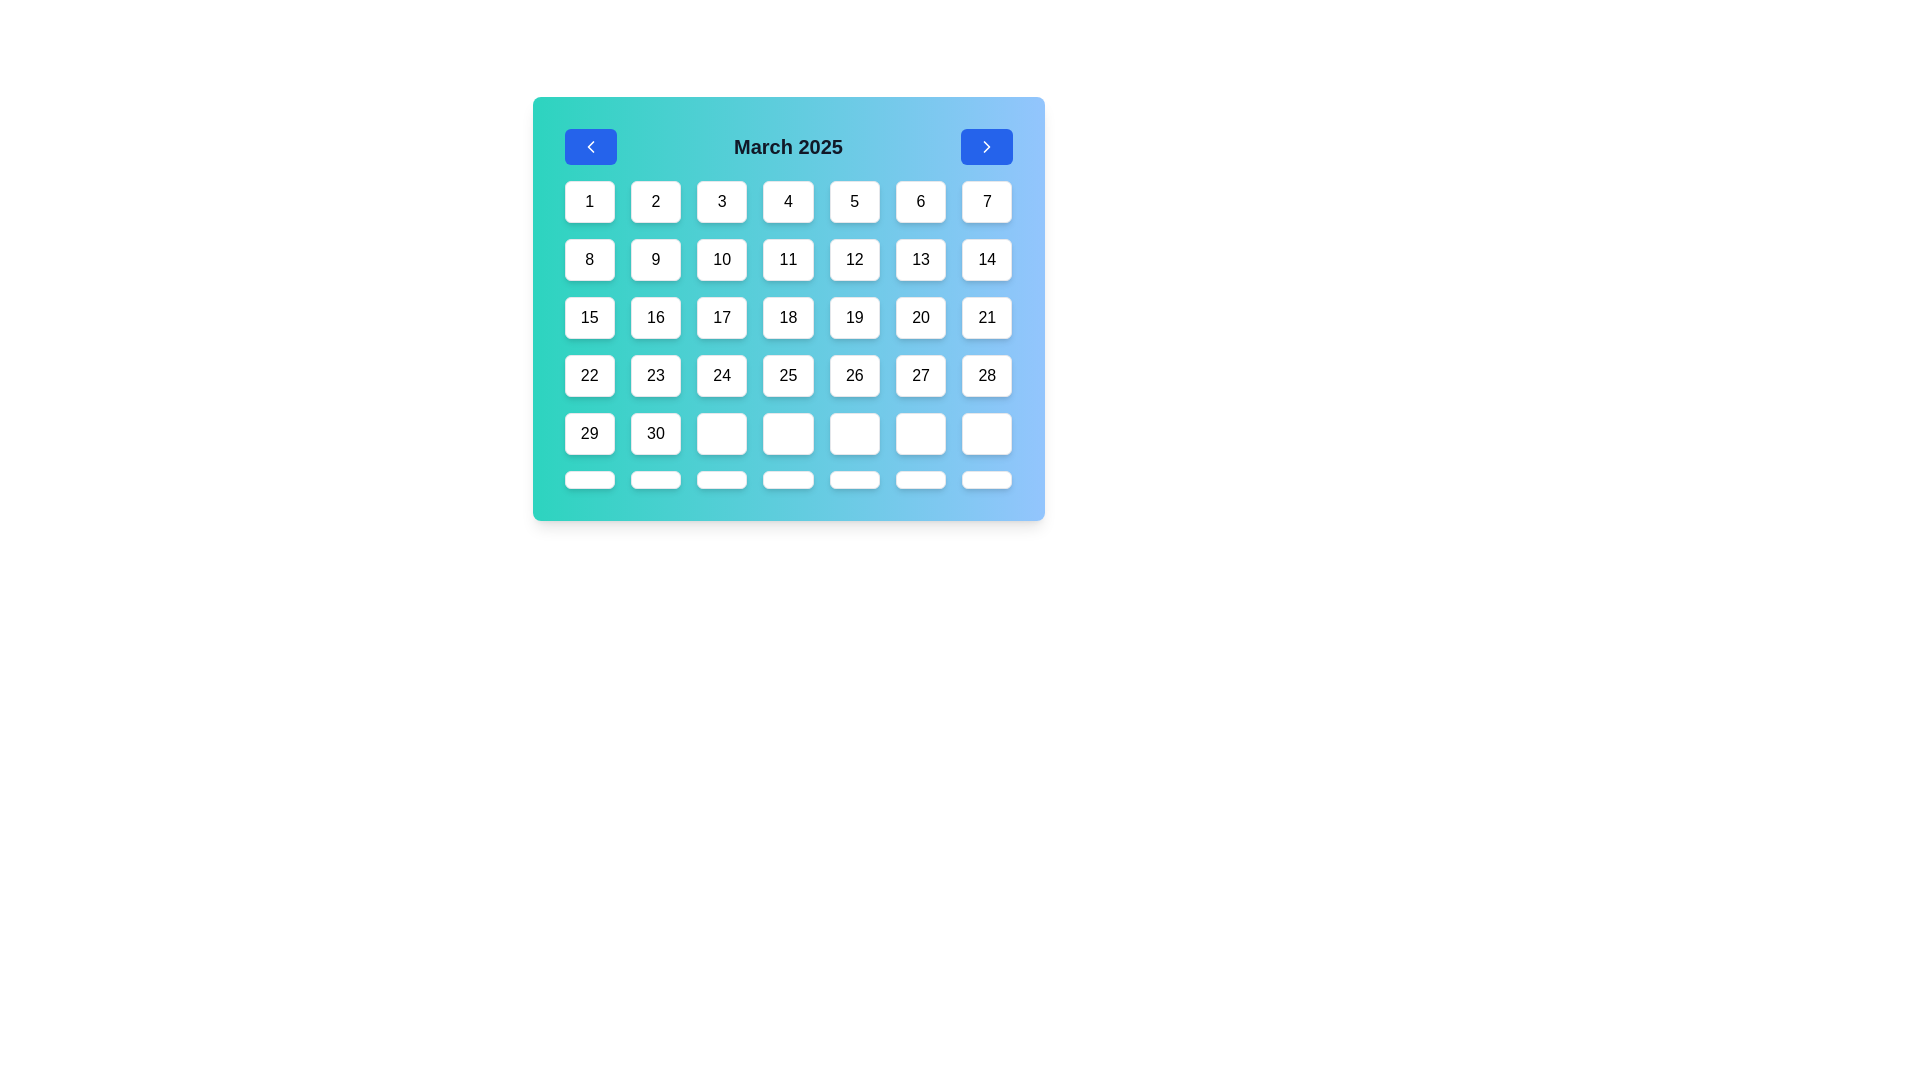  Describe the element at coordinates (655, 375) in the screenshot. I see `the white rectangular button labeled '23'` at that location.